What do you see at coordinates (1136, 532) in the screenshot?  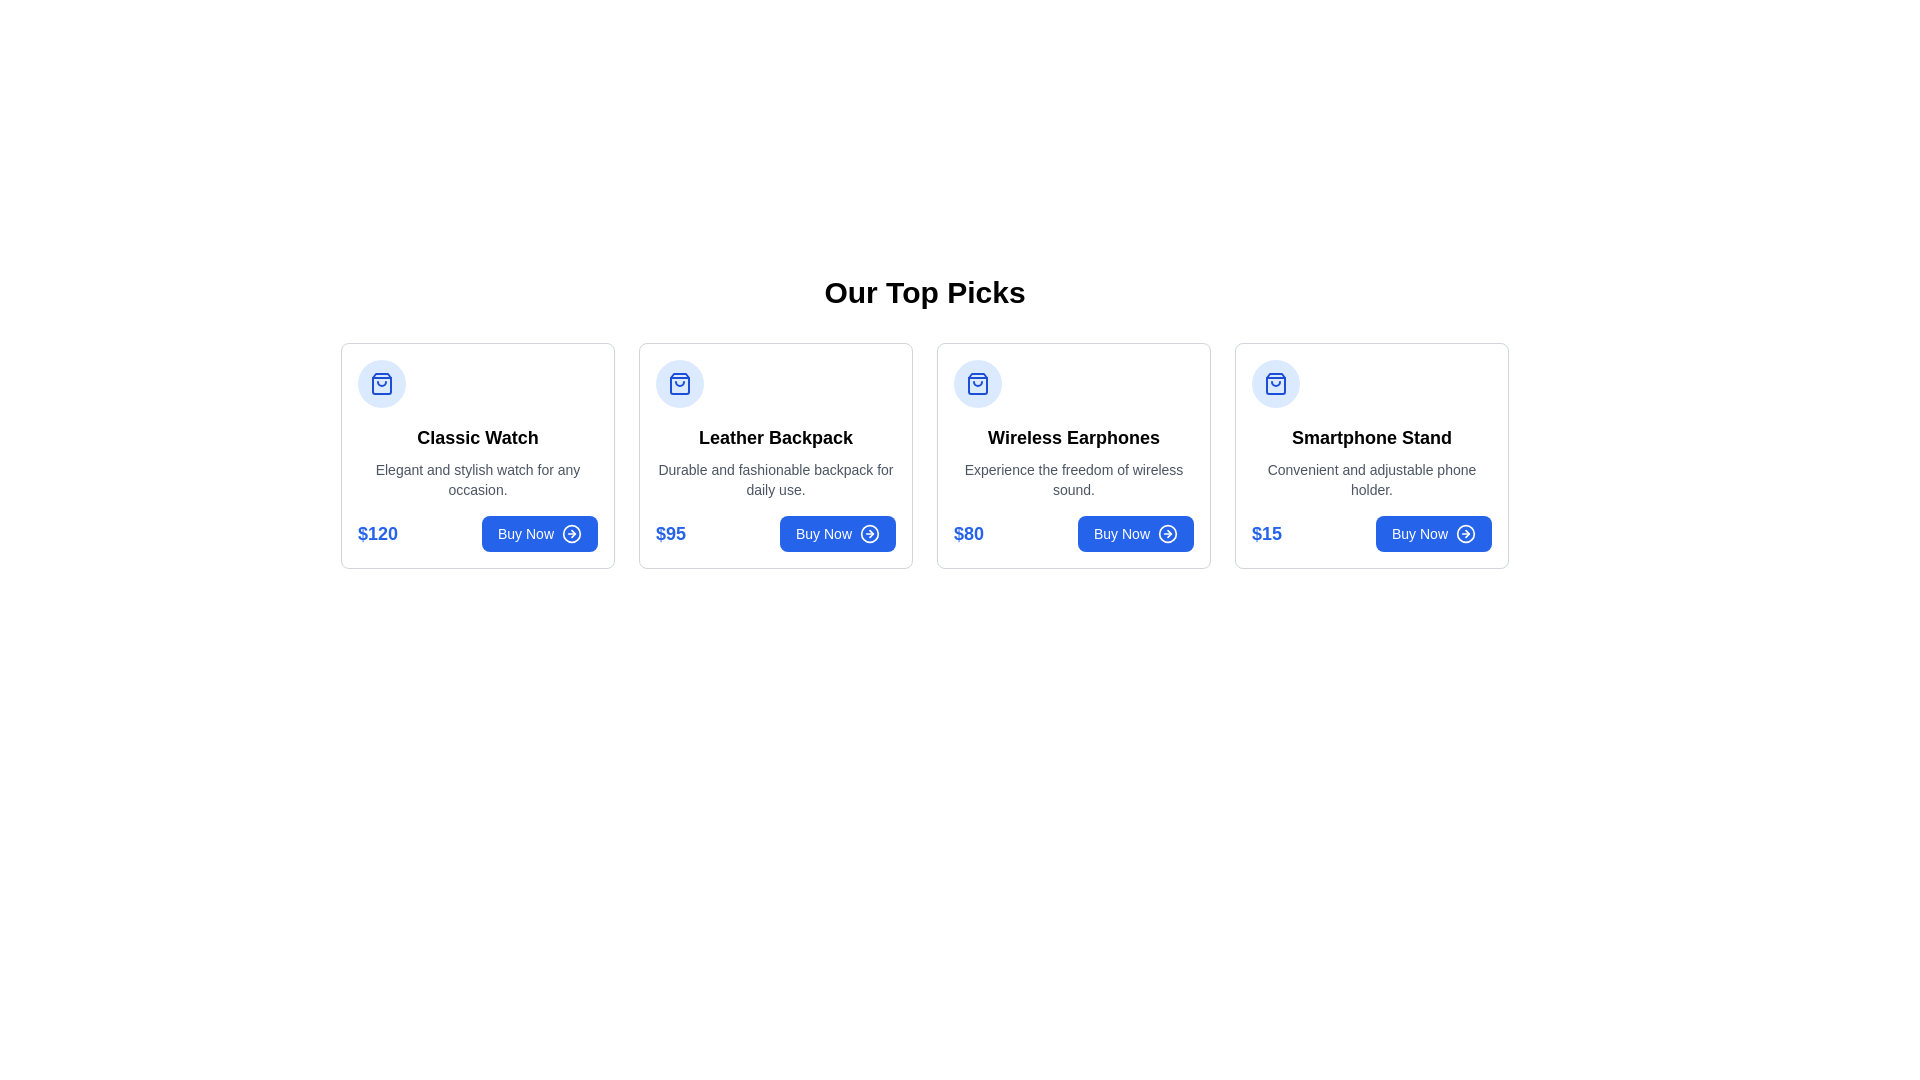 I see `the 'Buy Now' button with rounded edges, blue background, and white text to change its color` at bounding box center [1136, 532].